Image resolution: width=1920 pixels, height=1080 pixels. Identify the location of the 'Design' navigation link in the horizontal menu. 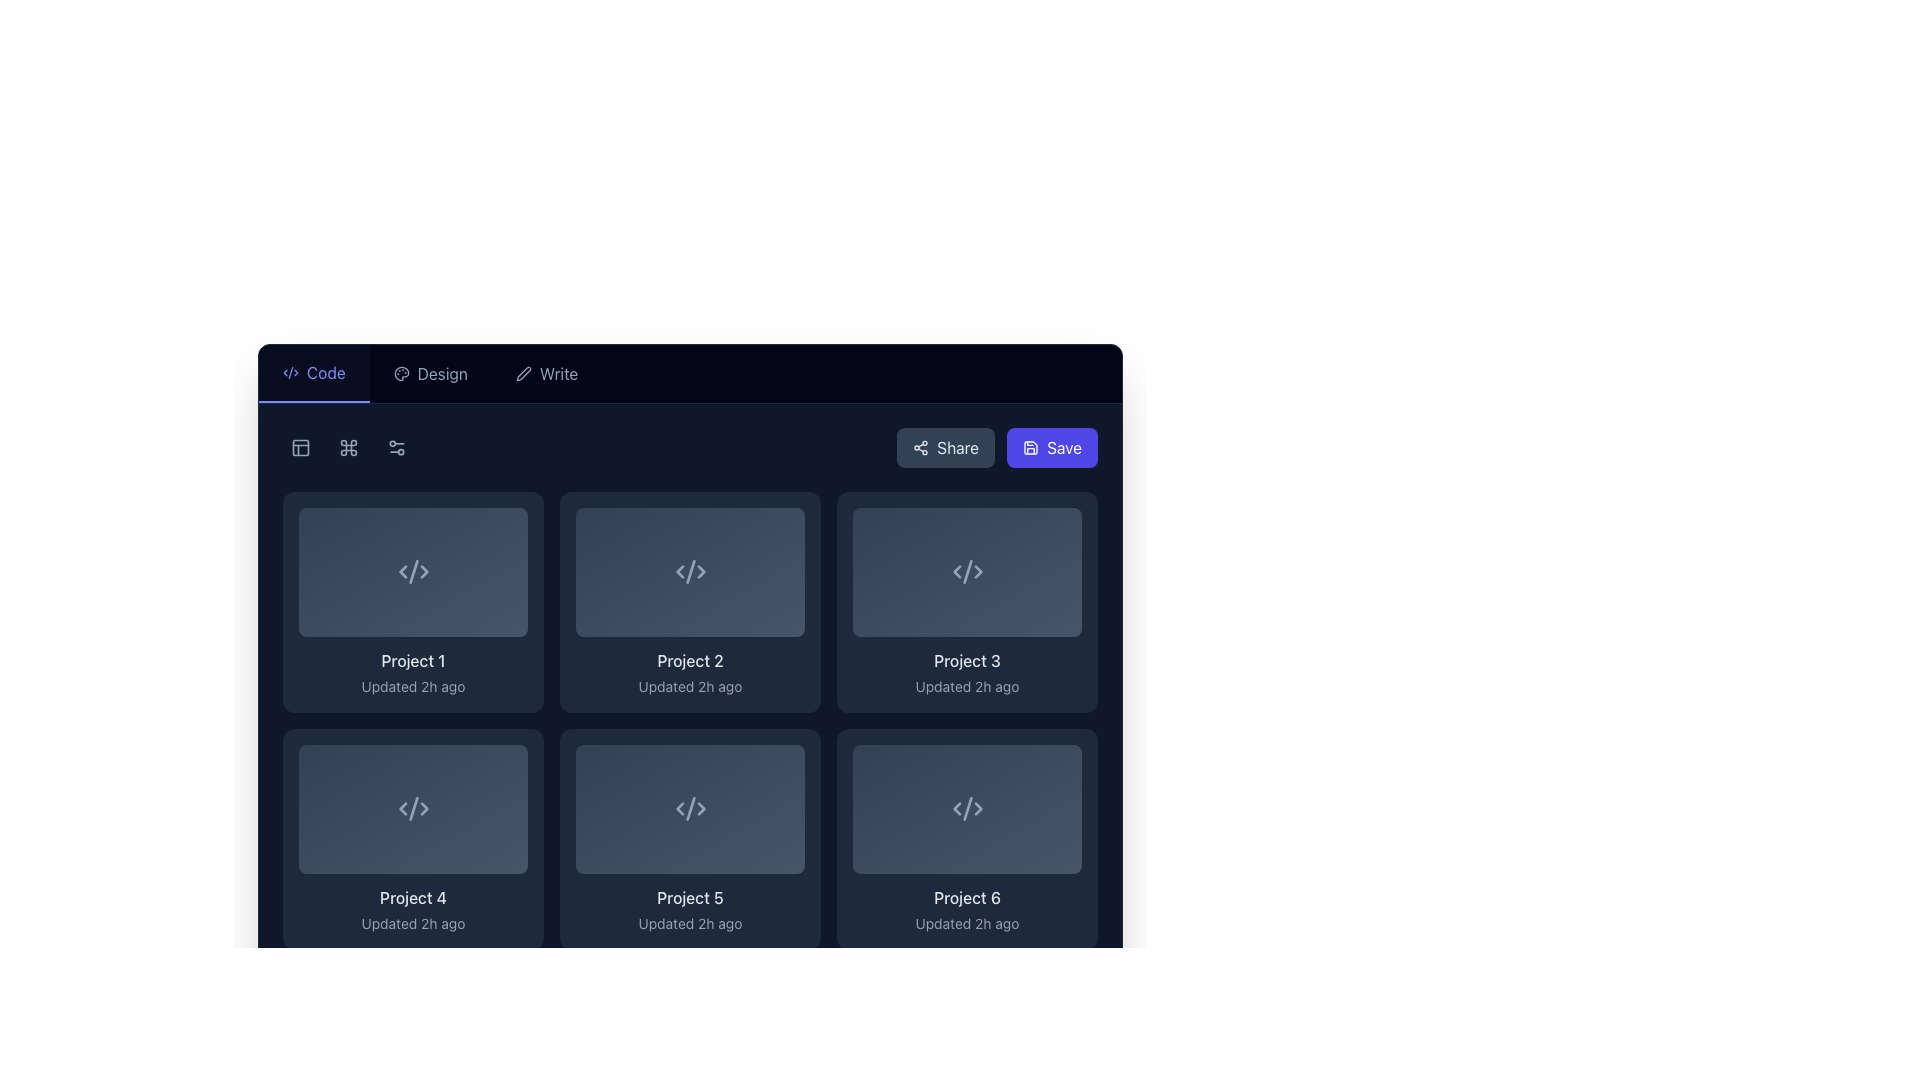
(441, 374).